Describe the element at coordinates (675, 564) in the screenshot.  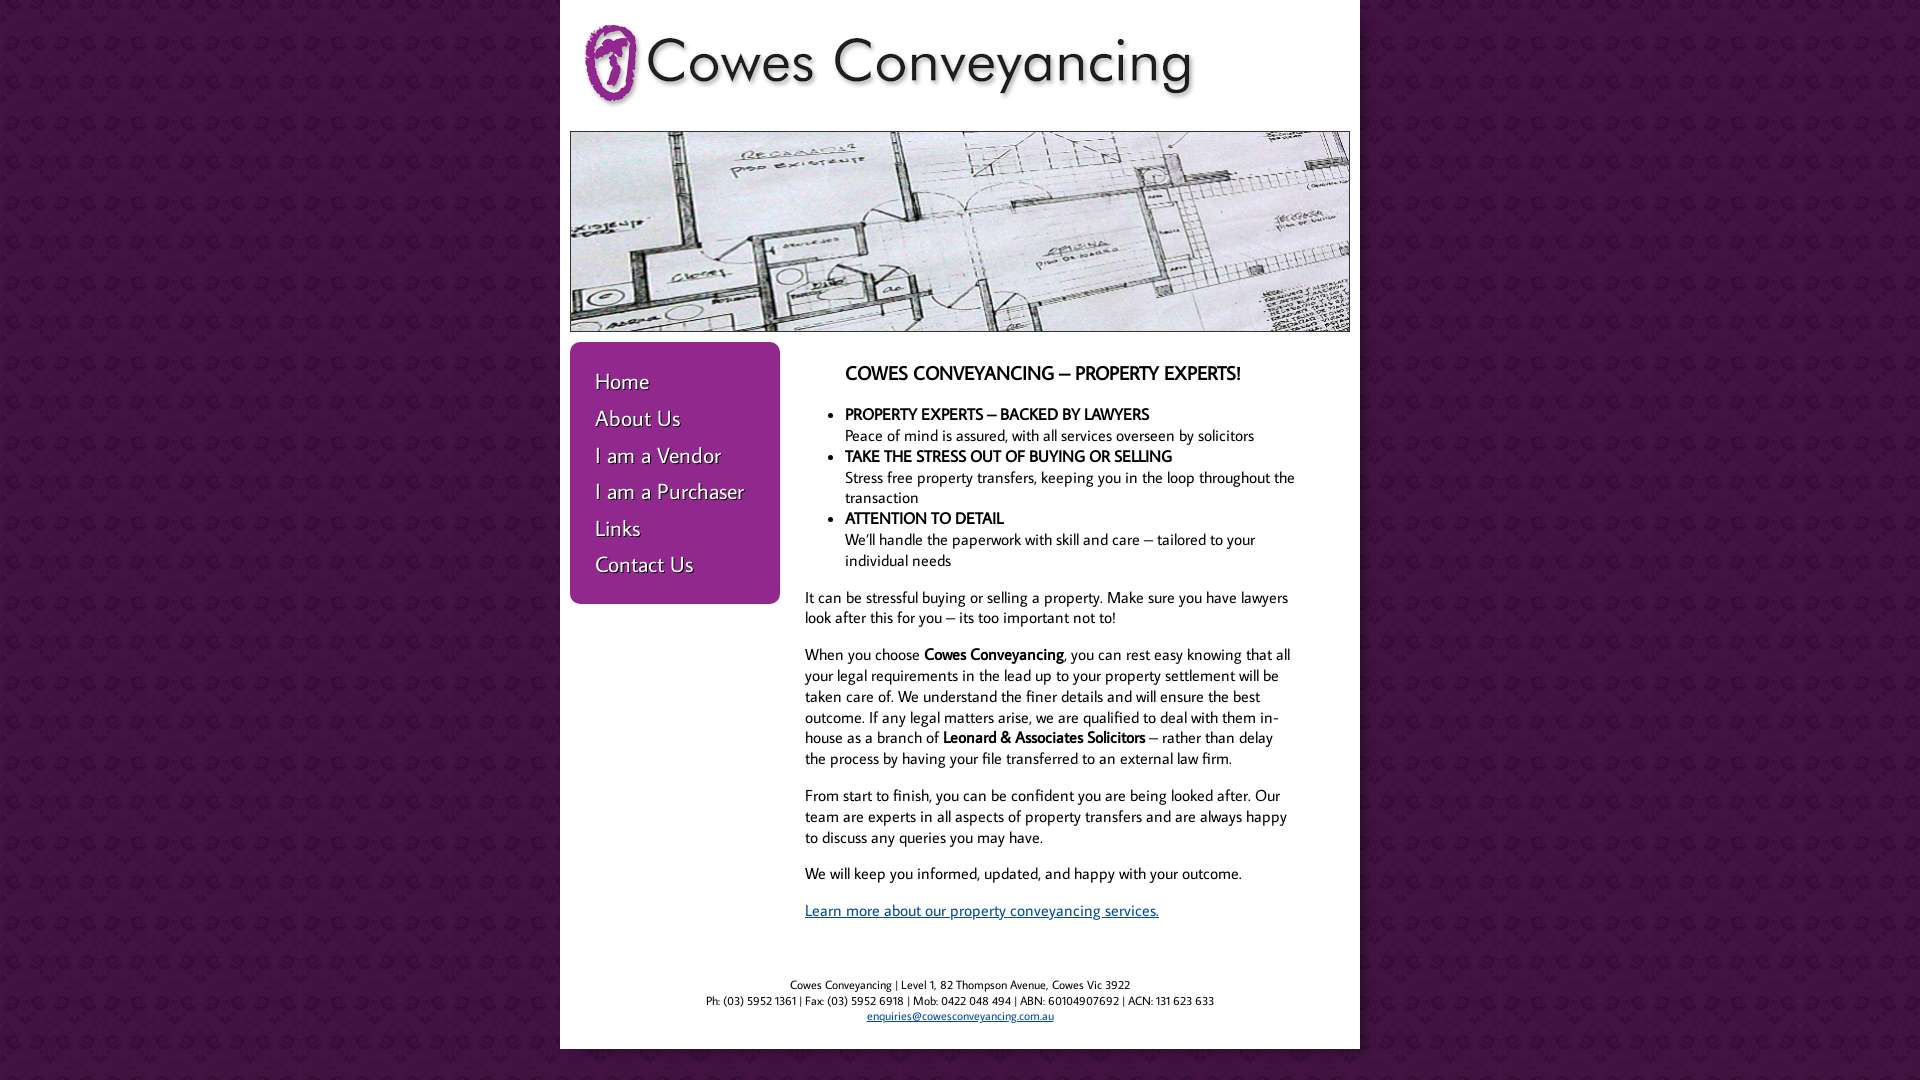
I see `'Contact Us'` at that location.